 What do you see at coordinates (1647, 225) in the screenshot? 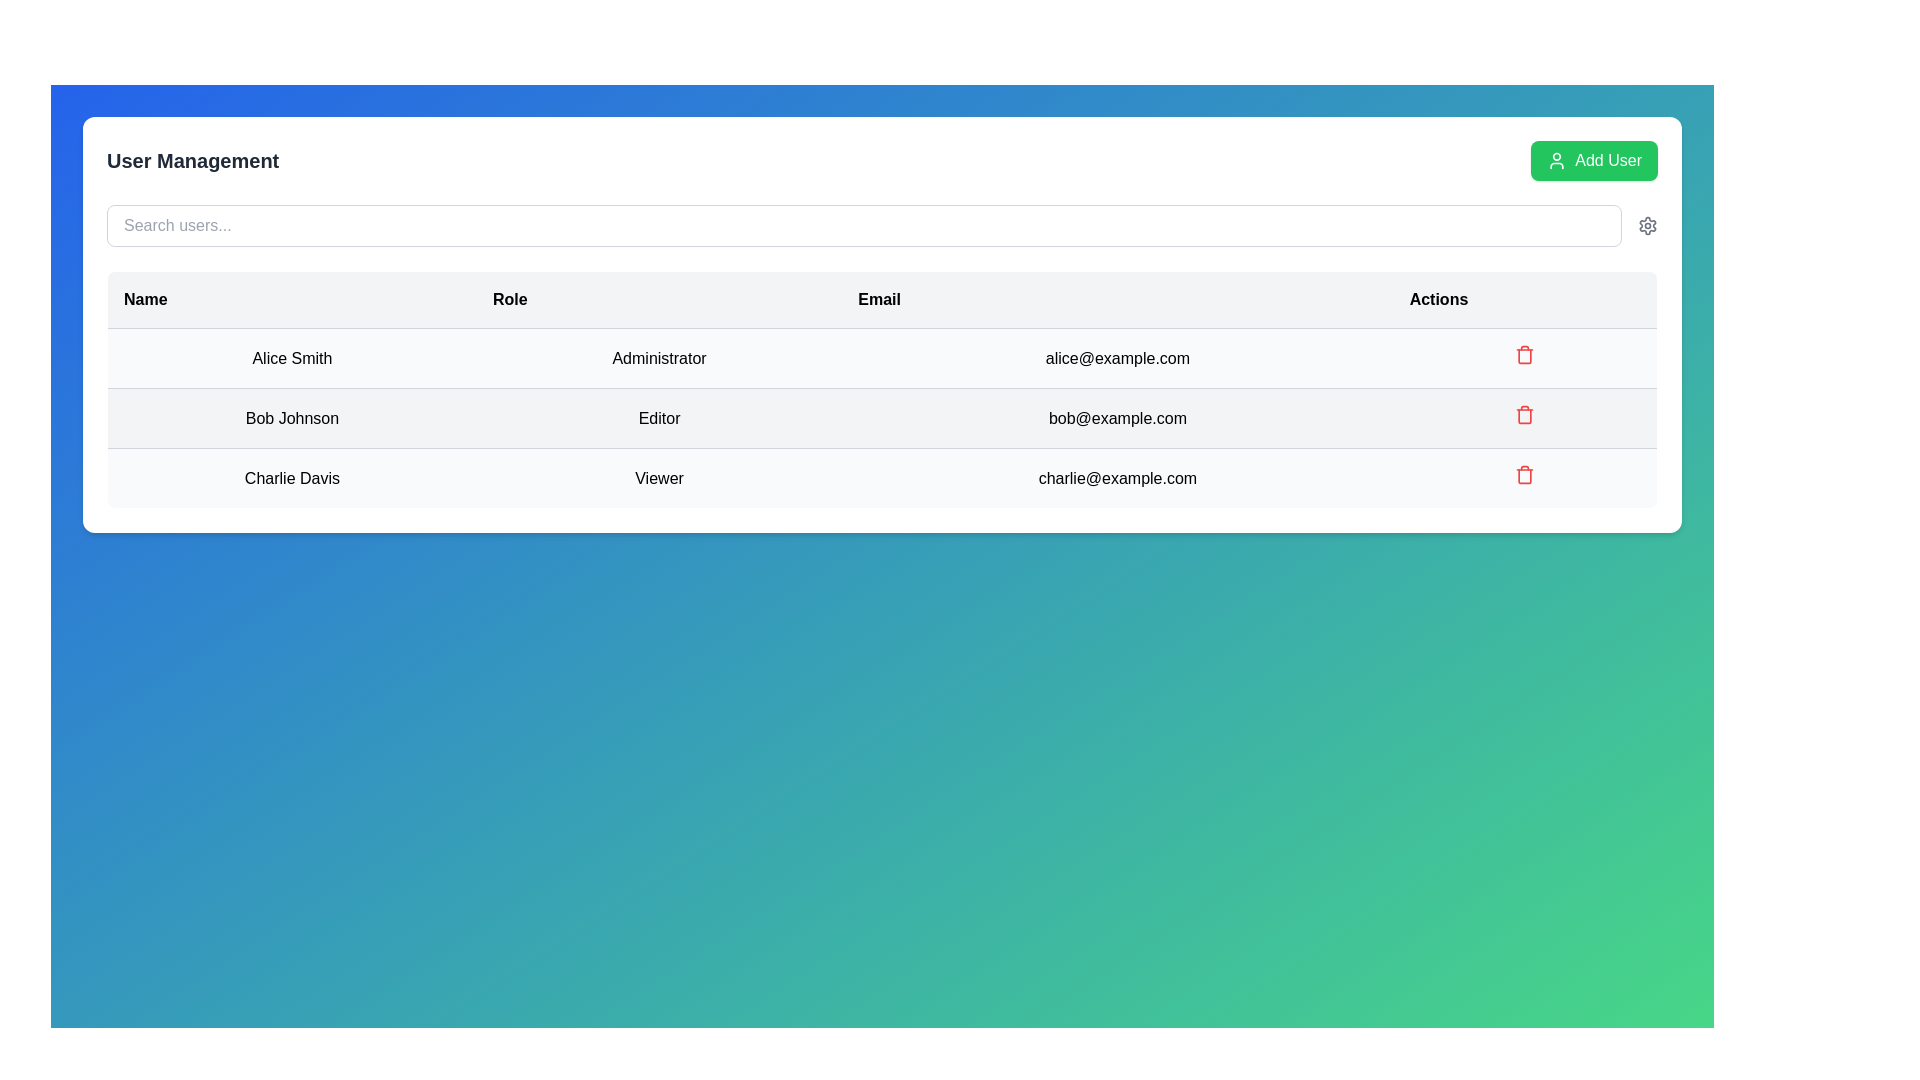
I see `the interactive settings icon located in the top-right corner of the interface` at bounding box center [1647, 225].